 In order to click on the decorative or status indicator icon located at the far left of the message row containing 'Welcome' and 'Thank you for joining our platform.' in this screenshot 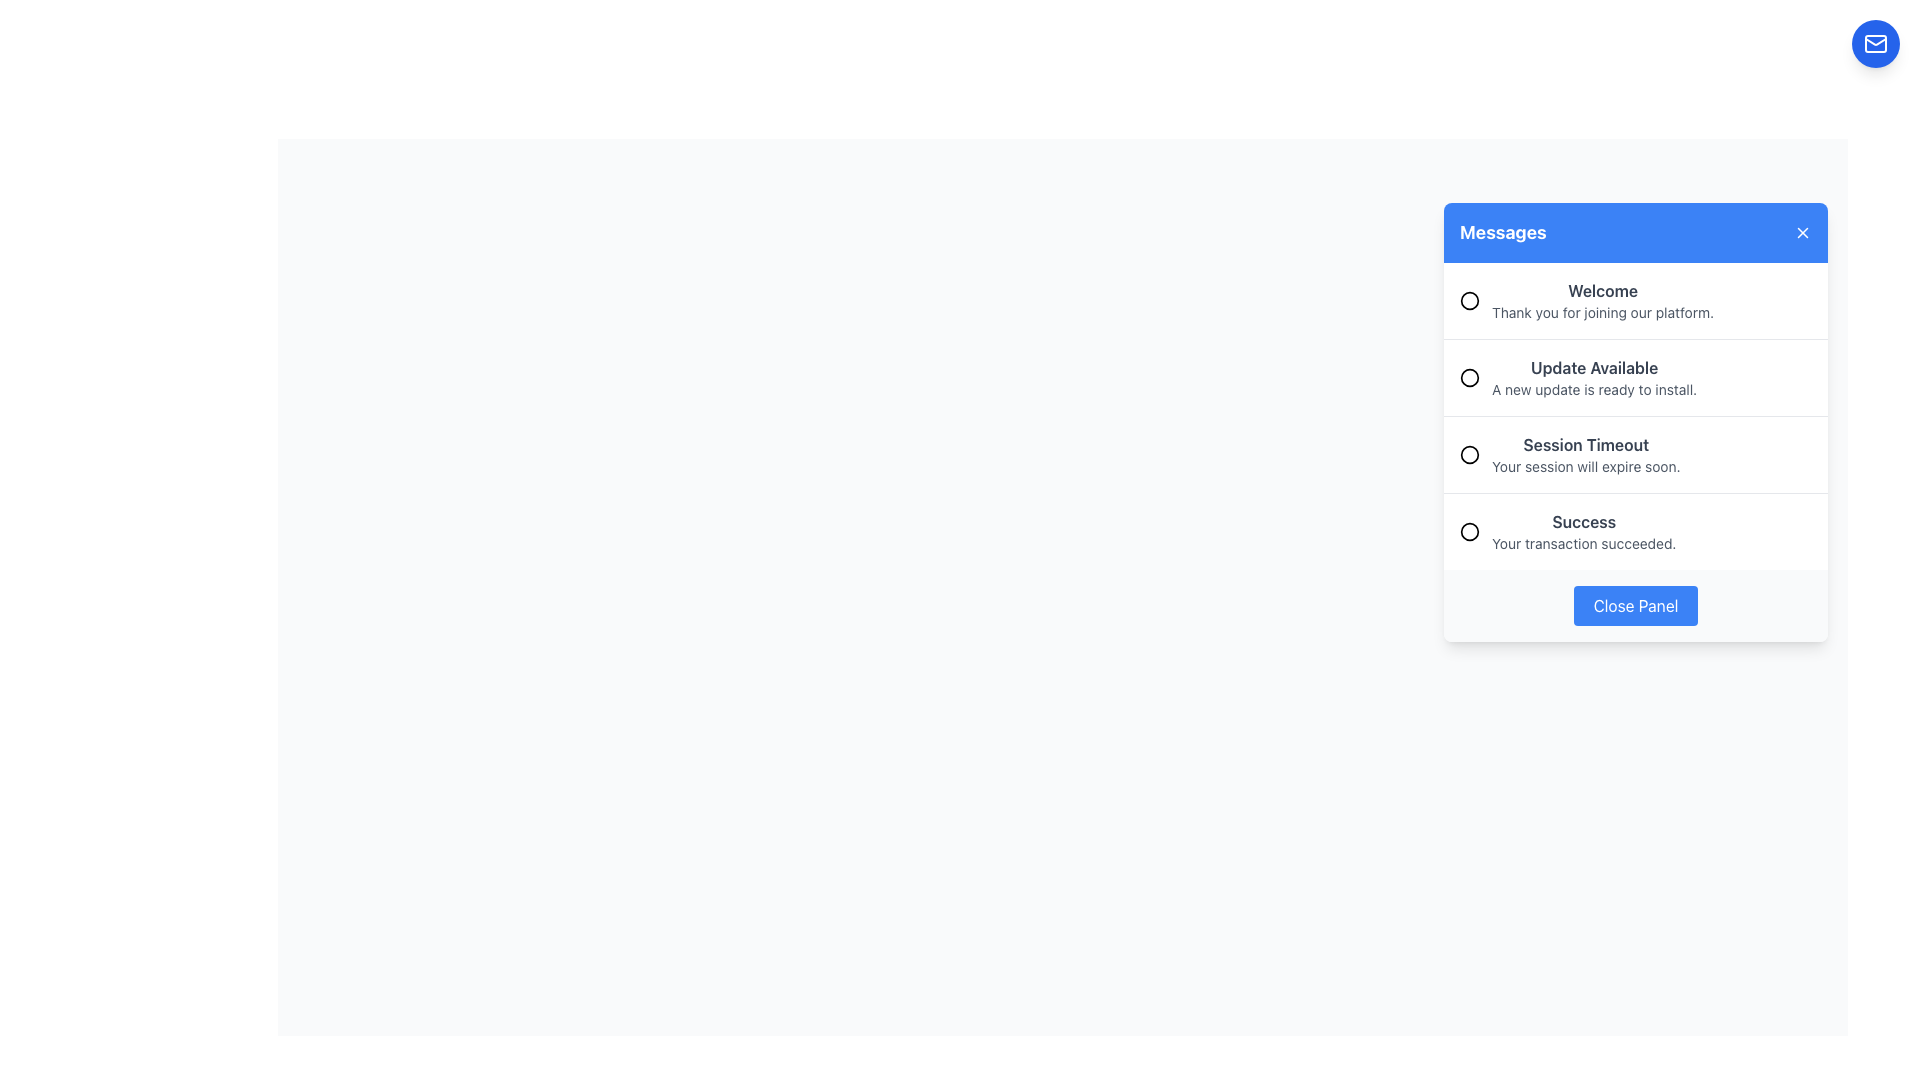, I will do `click(1469, 300)`.